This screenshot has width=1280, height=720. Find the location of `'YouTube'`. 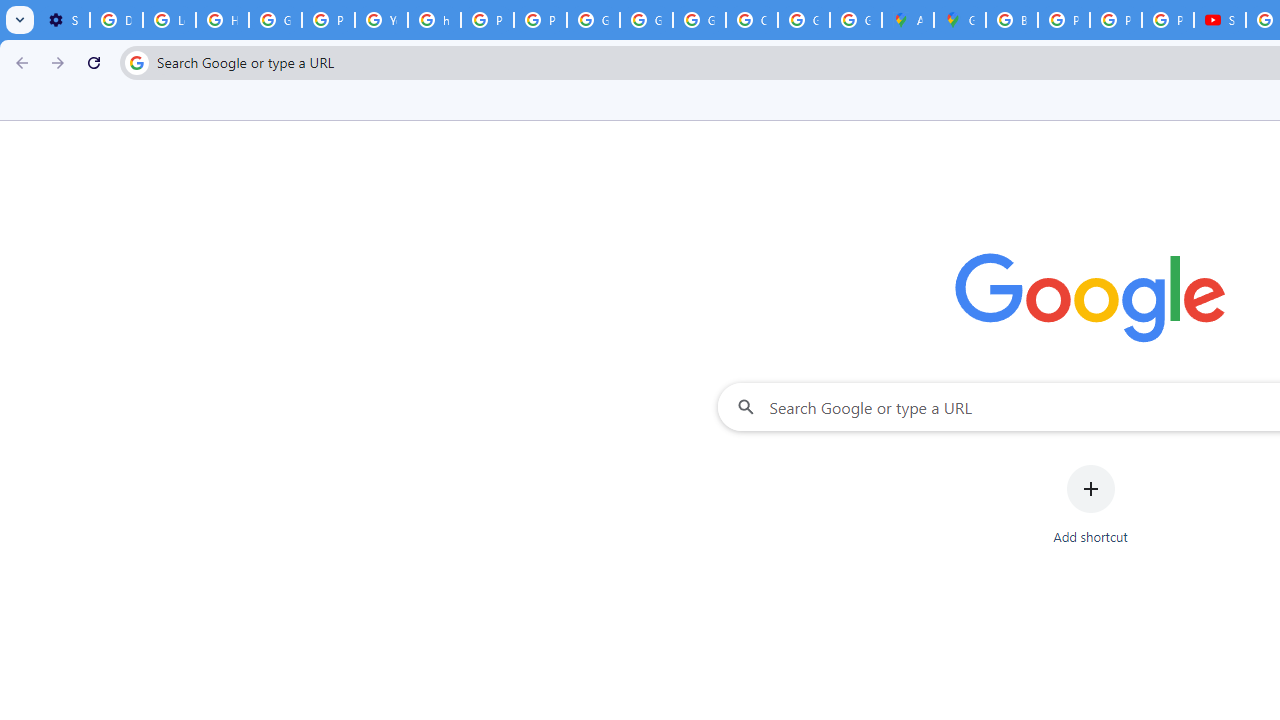

'YouTube' is located at coordinates (381, 20).